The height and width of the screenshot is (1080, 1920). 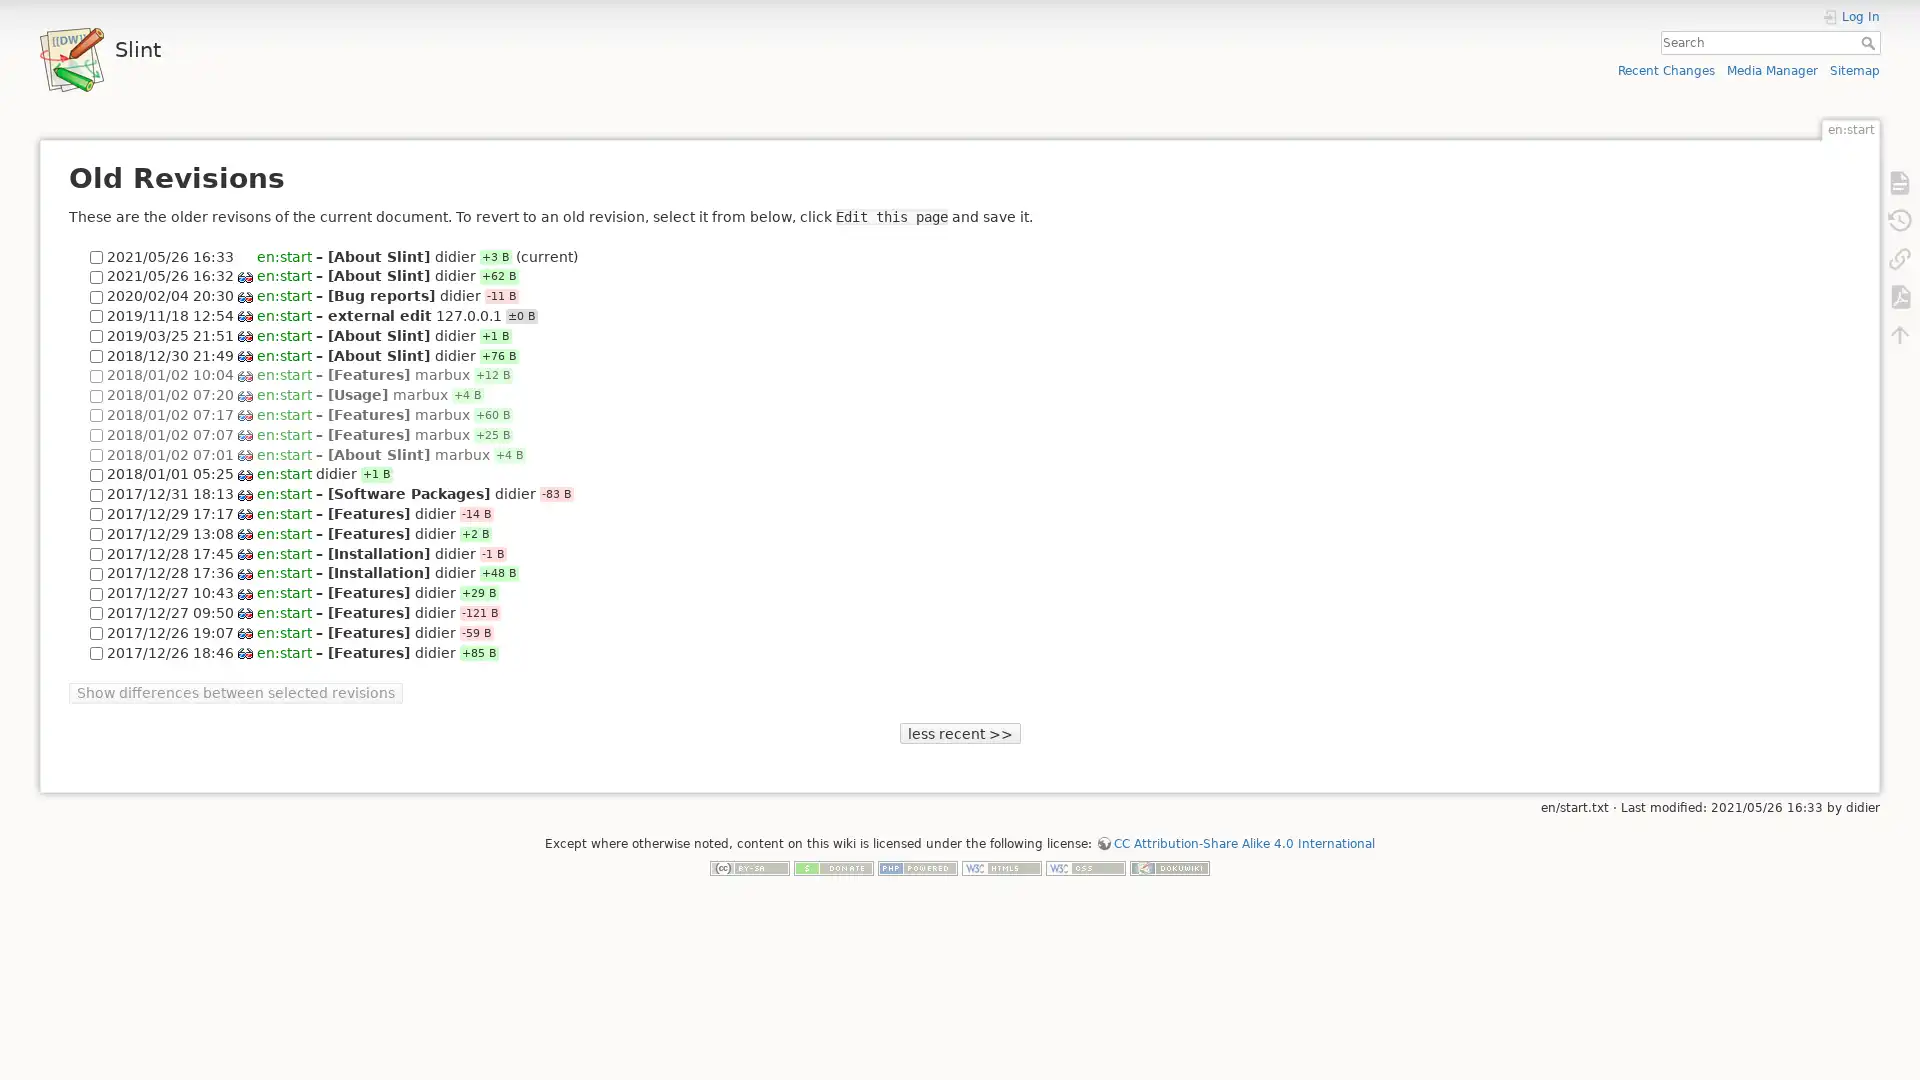 What do you see at coordinates (958, 733) in the screenshot?
I see `less recent >>` at bounding box center [958, 733].